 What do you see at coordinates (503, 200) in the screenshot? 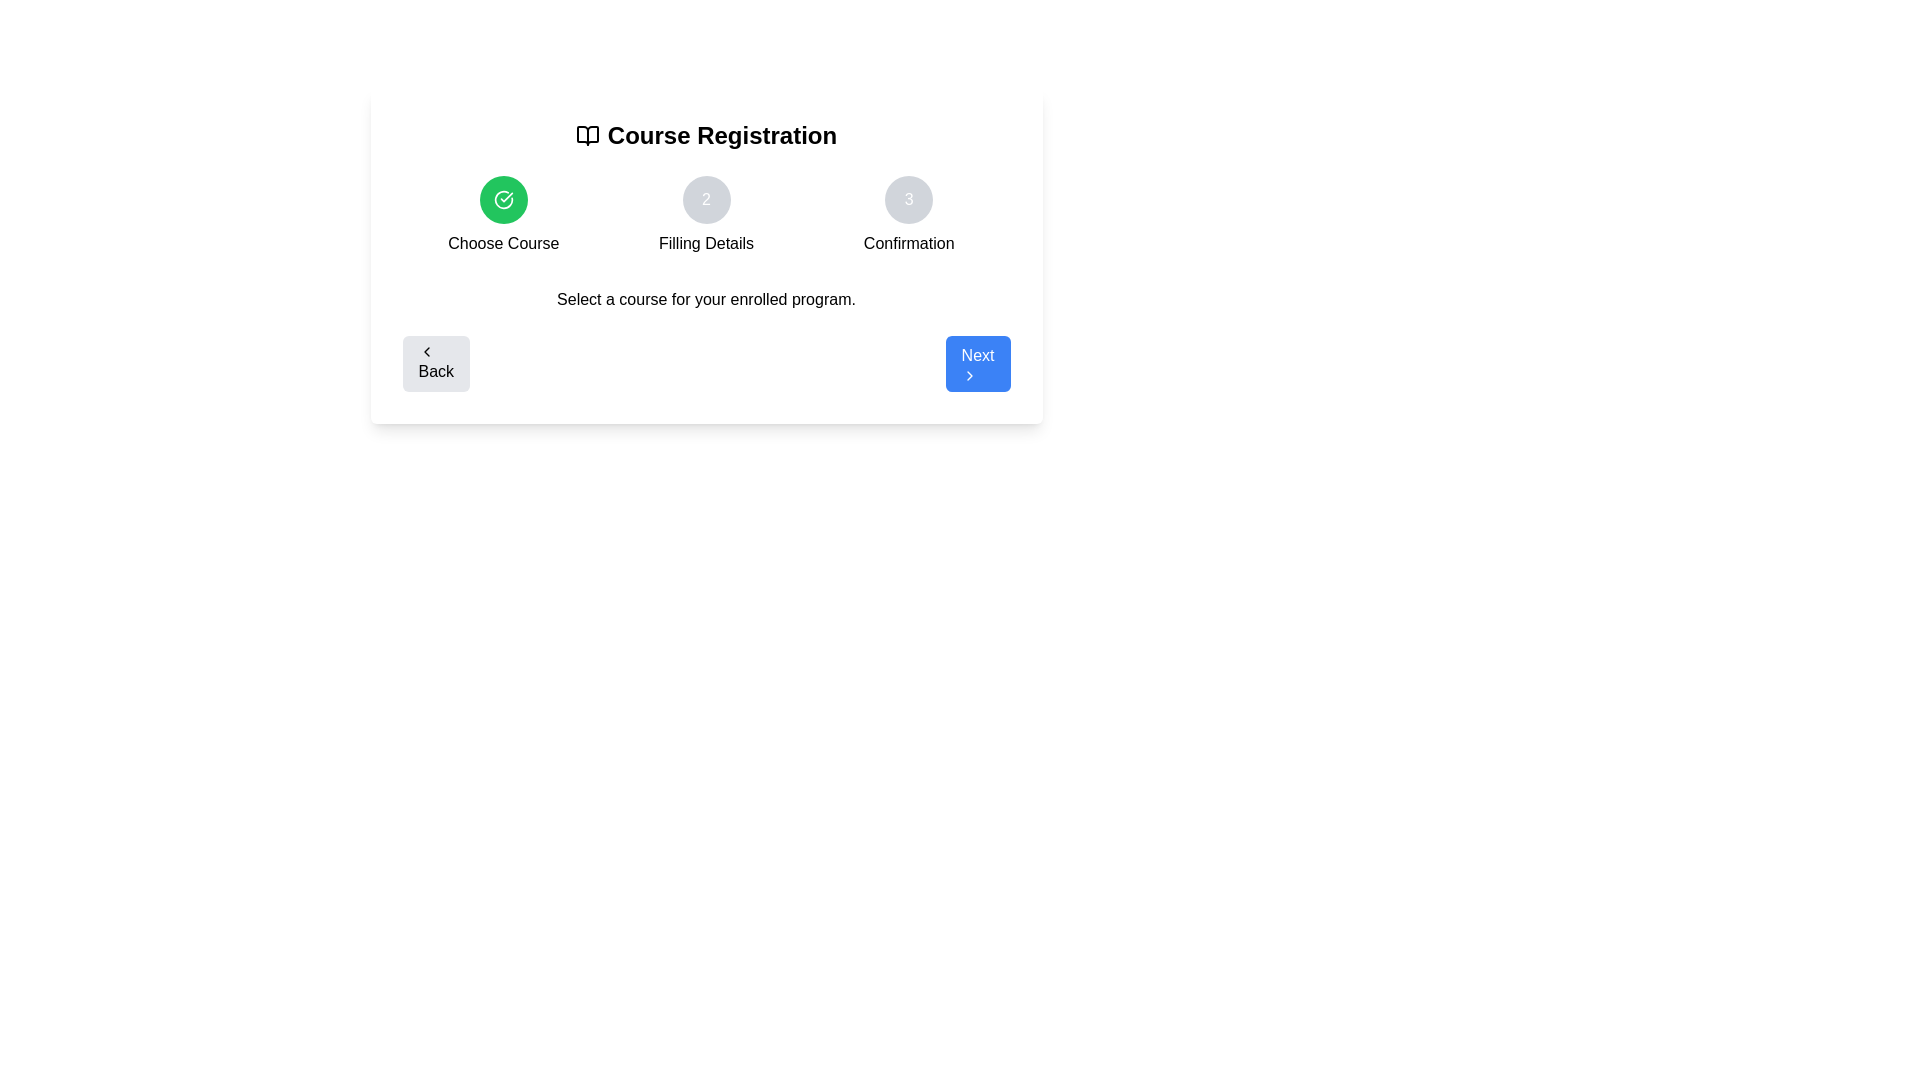
I see `the state of the green circular icon with a checkmark, located under the 'Choose Course' heading in the step indicator for the first step of the registration process` at bounding box center [503, 200].